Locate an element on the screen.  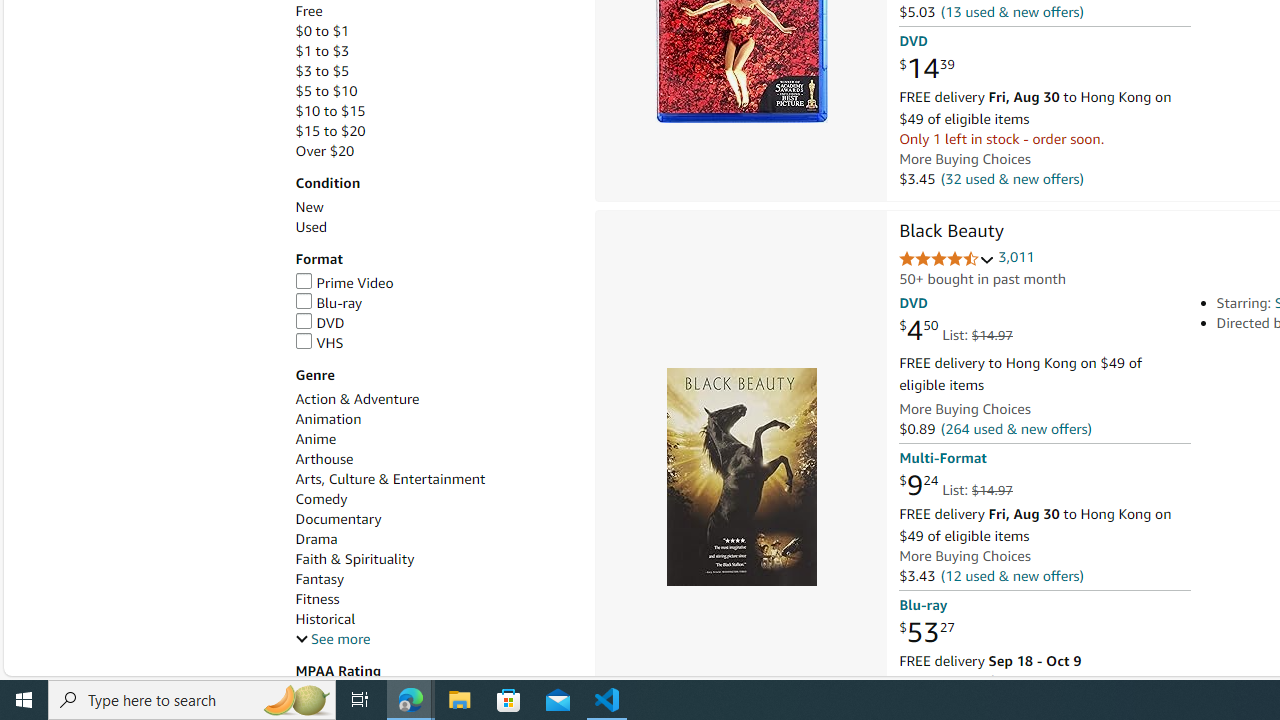
'Free' is located at coordinates (433, 11).